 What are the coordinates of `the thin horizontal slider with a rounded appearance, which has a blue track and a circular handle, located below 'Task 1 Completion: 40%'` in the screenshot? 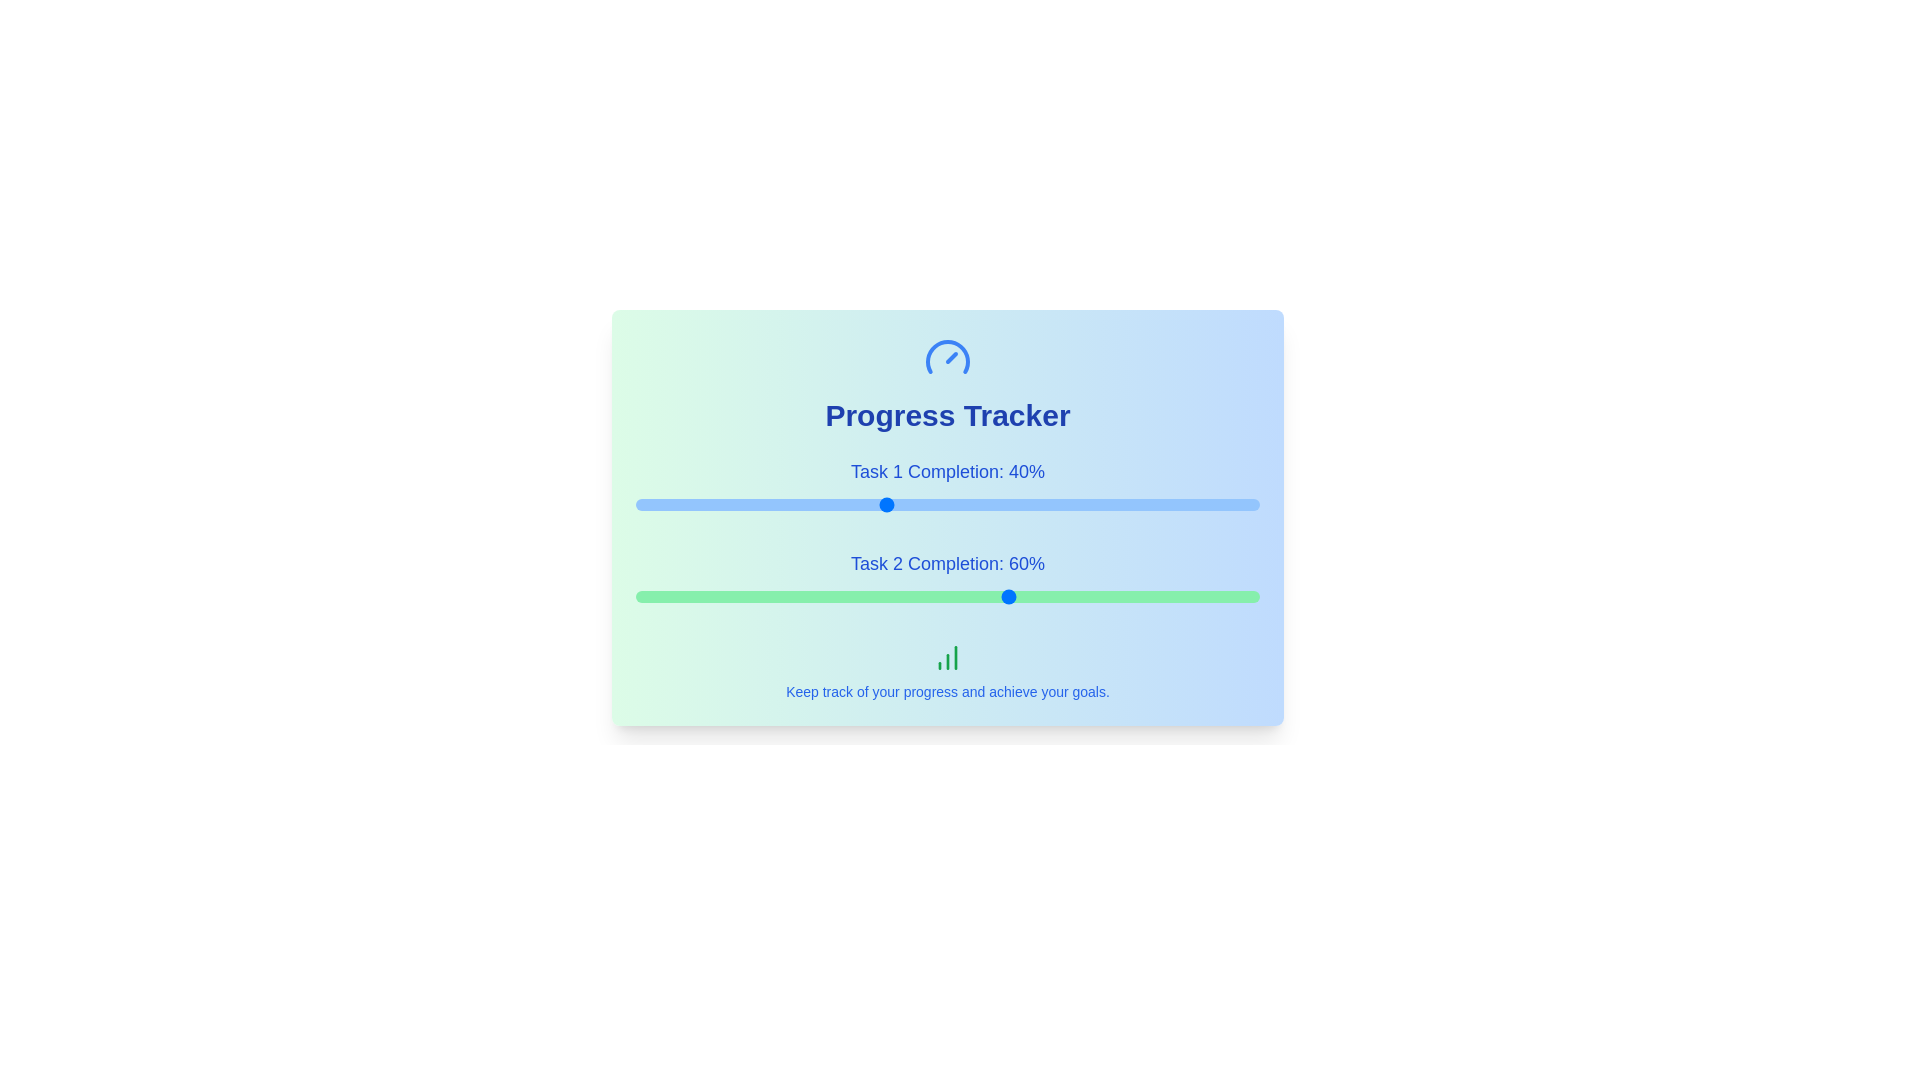 It's located at (947, 504).